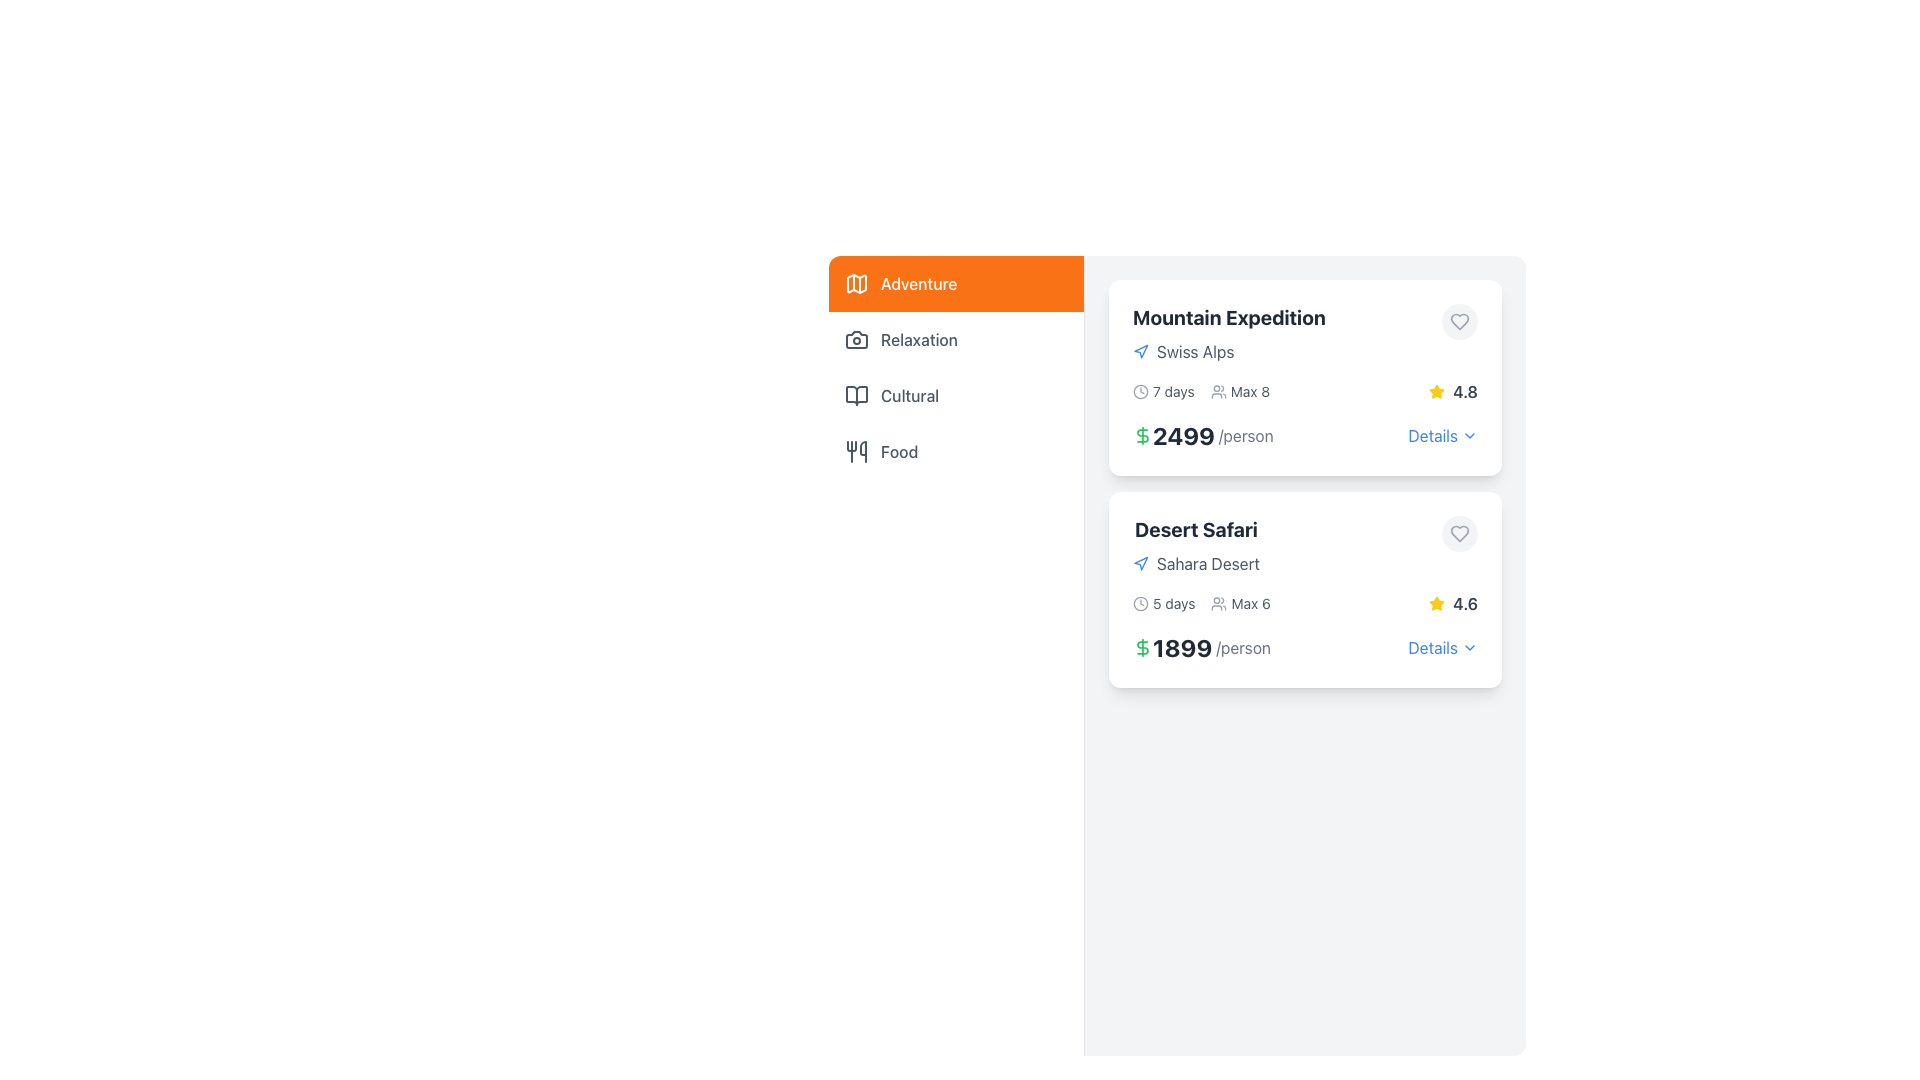 This screenshot has height=1080, width=1920. Describe the element at coordinates (955, 396) in the screenshot. I see `the third button in the navigation sidebar, located between 'Relaxation' and 'Food'` at that location.